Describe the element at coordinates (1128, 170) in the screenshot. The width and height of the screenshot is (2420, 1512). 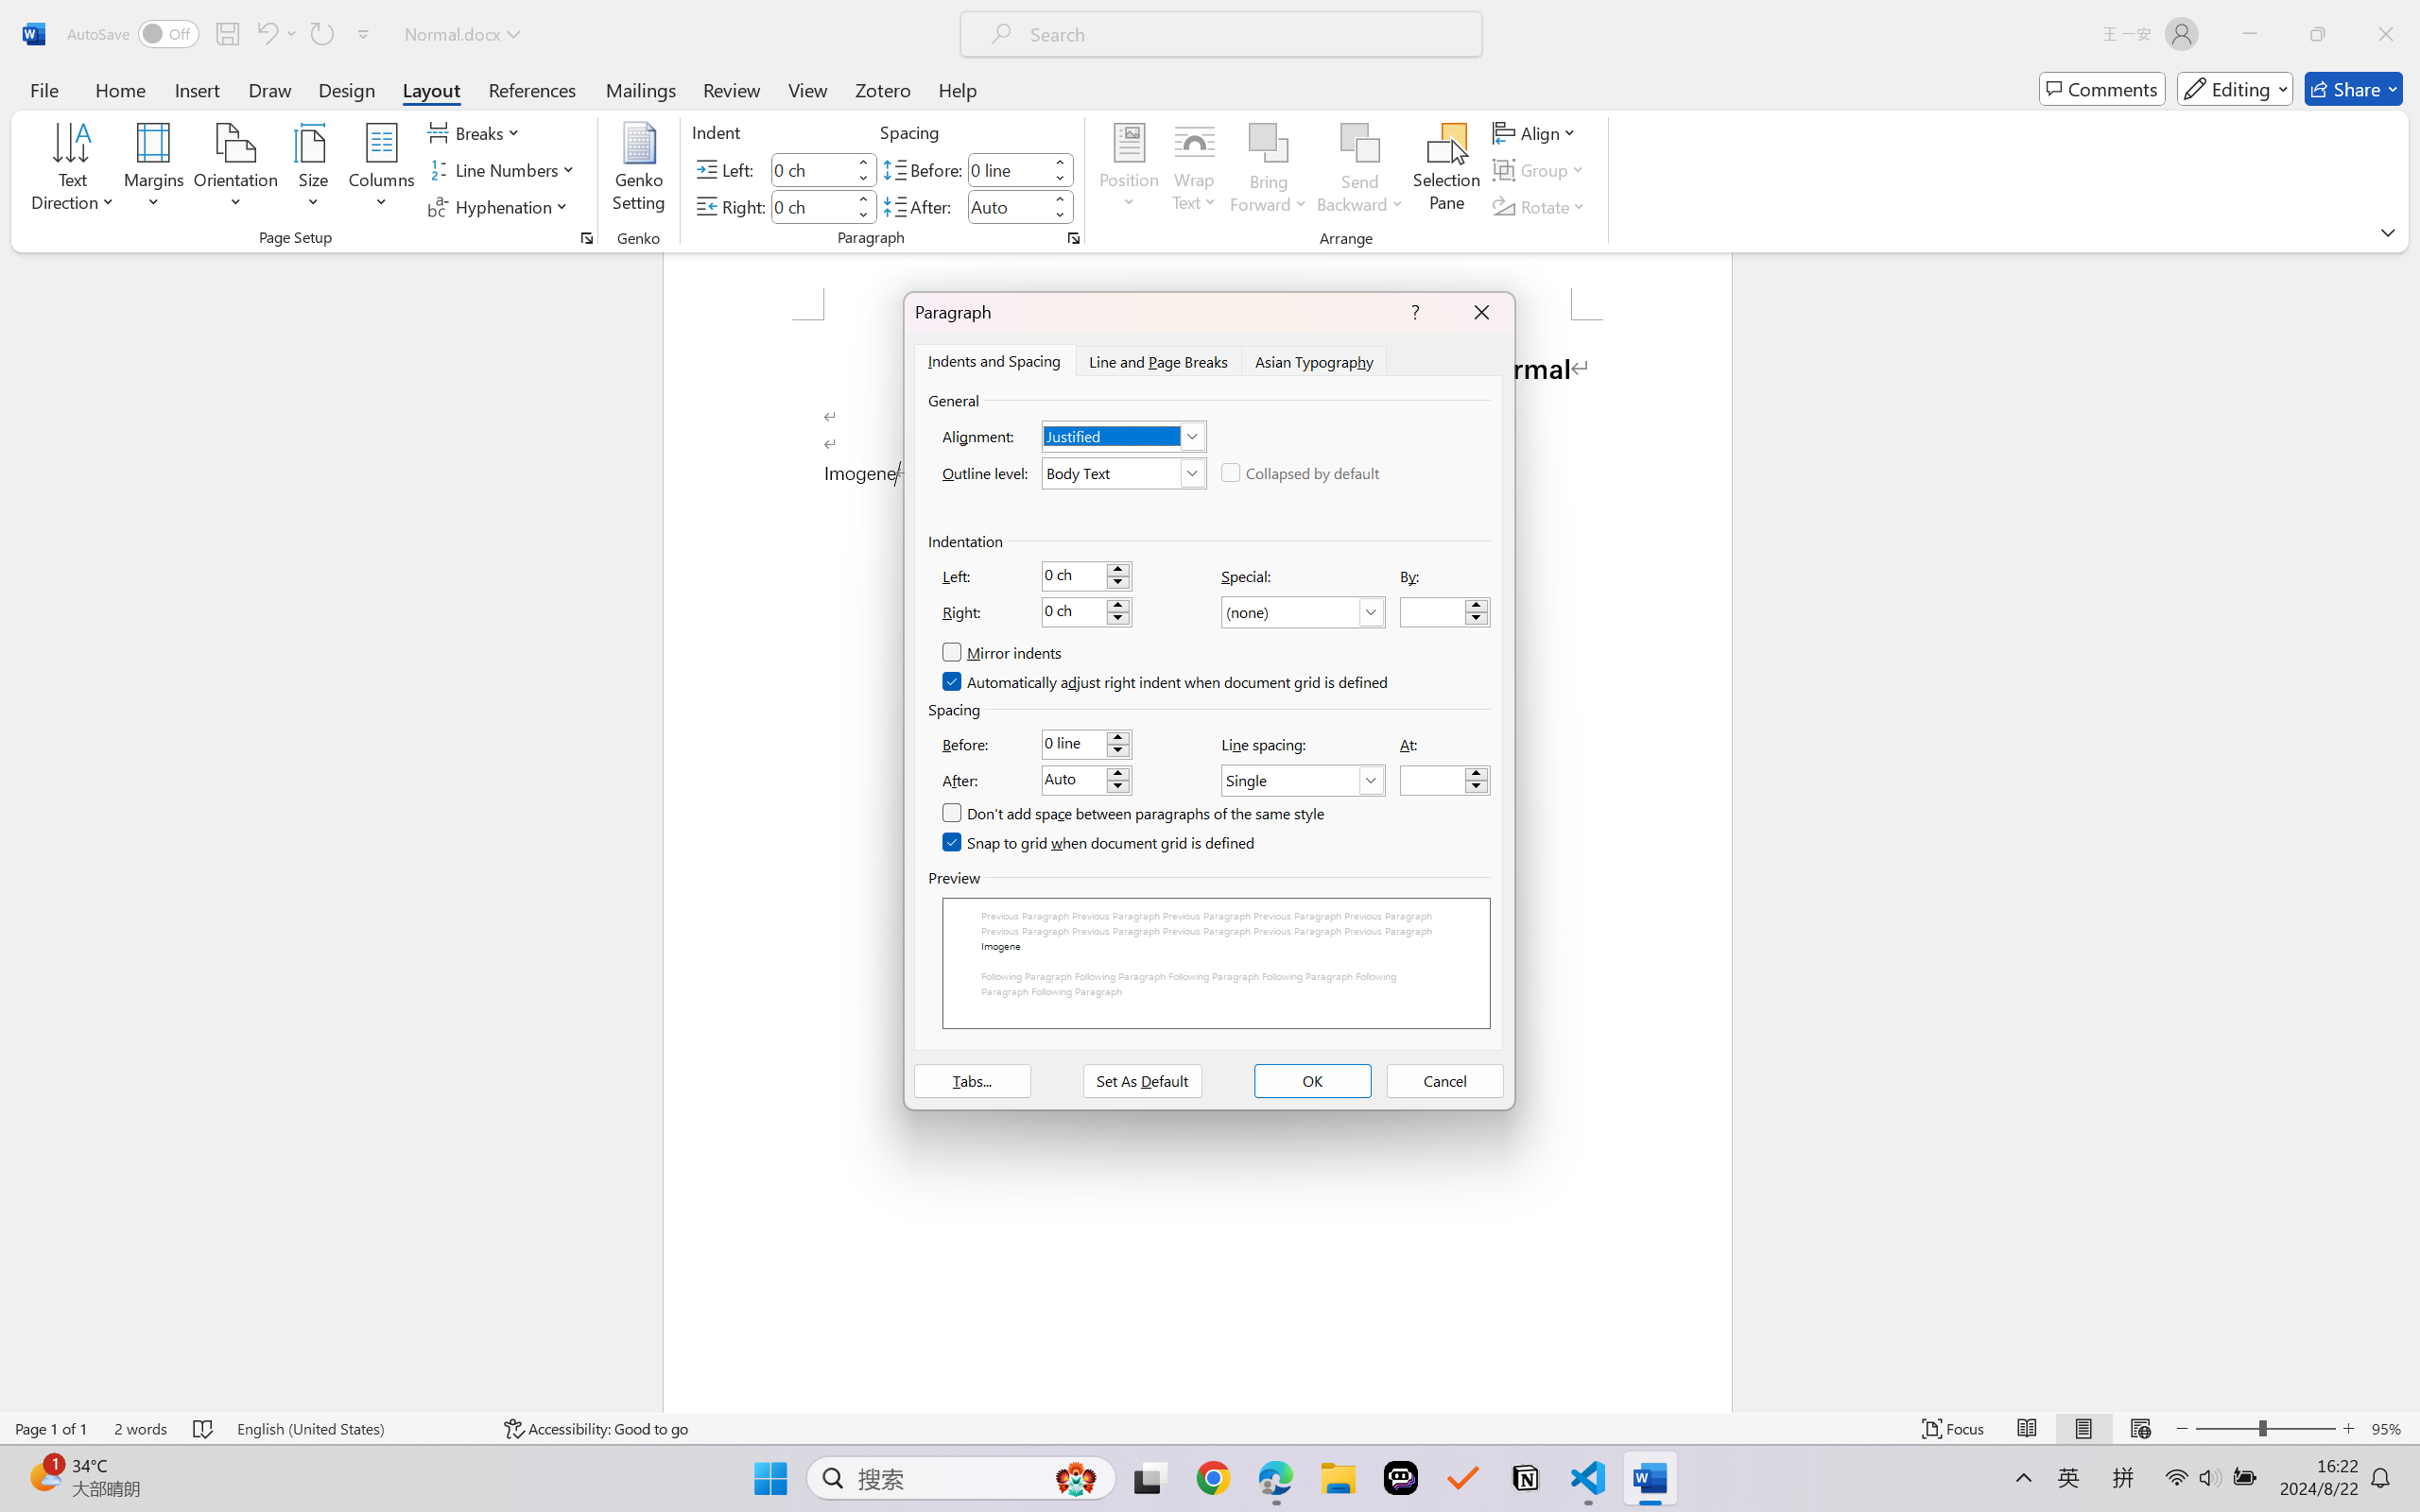
I see `'Position'` at that location.